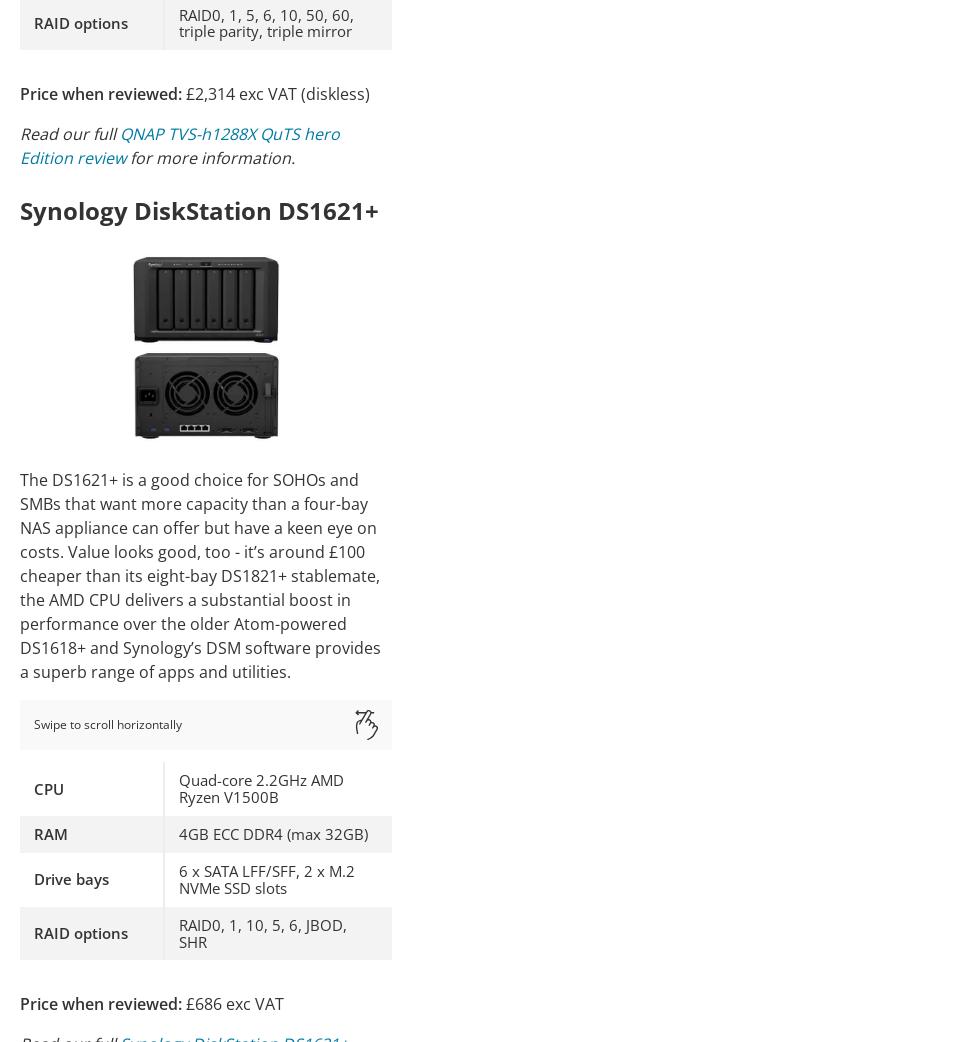 This screenshot has height=1042, width=980. What do you see at coordinates (266, 877) in the screenshot?
I see `'6 x SATA LFF/SFF, 2 x M.2 NVMe SSD slots'` at bounding box center [266, 877].